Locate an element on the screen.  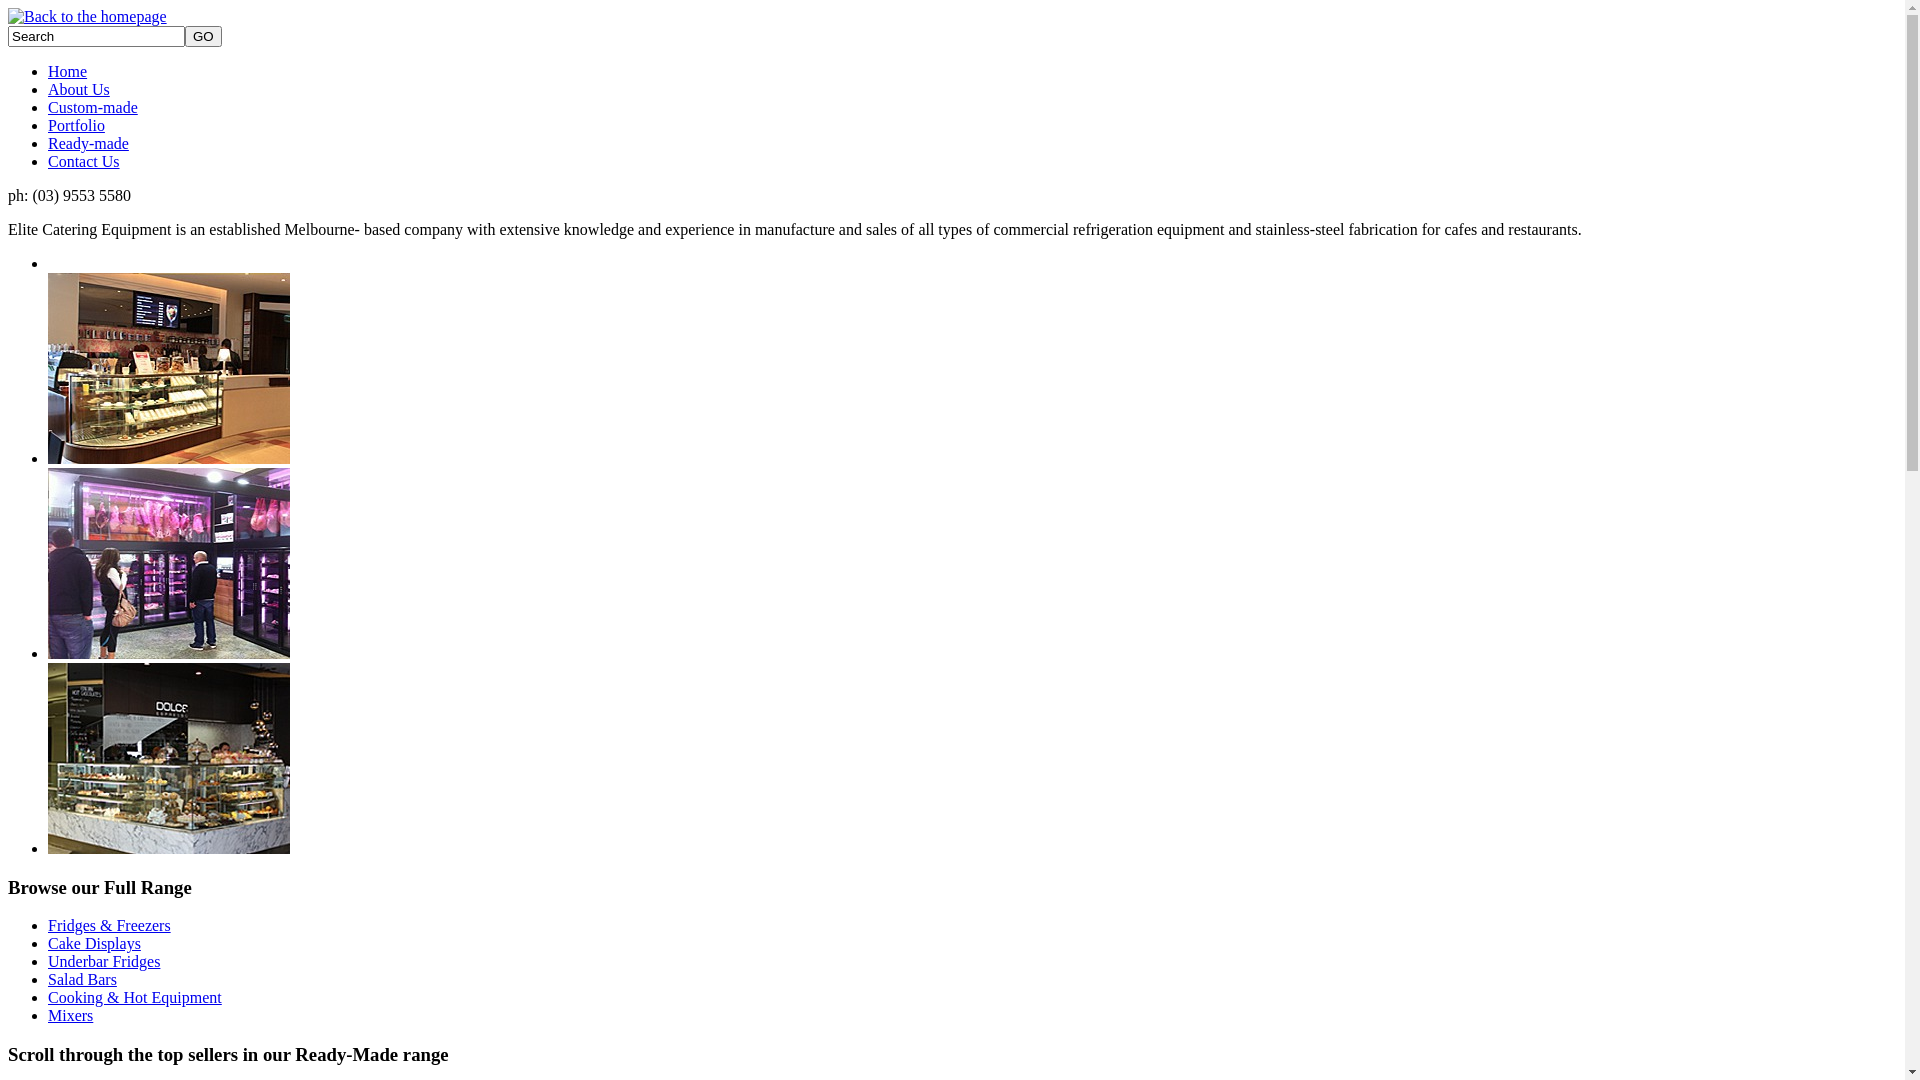
'Salad Bars' is located at coordinates (48, 978).